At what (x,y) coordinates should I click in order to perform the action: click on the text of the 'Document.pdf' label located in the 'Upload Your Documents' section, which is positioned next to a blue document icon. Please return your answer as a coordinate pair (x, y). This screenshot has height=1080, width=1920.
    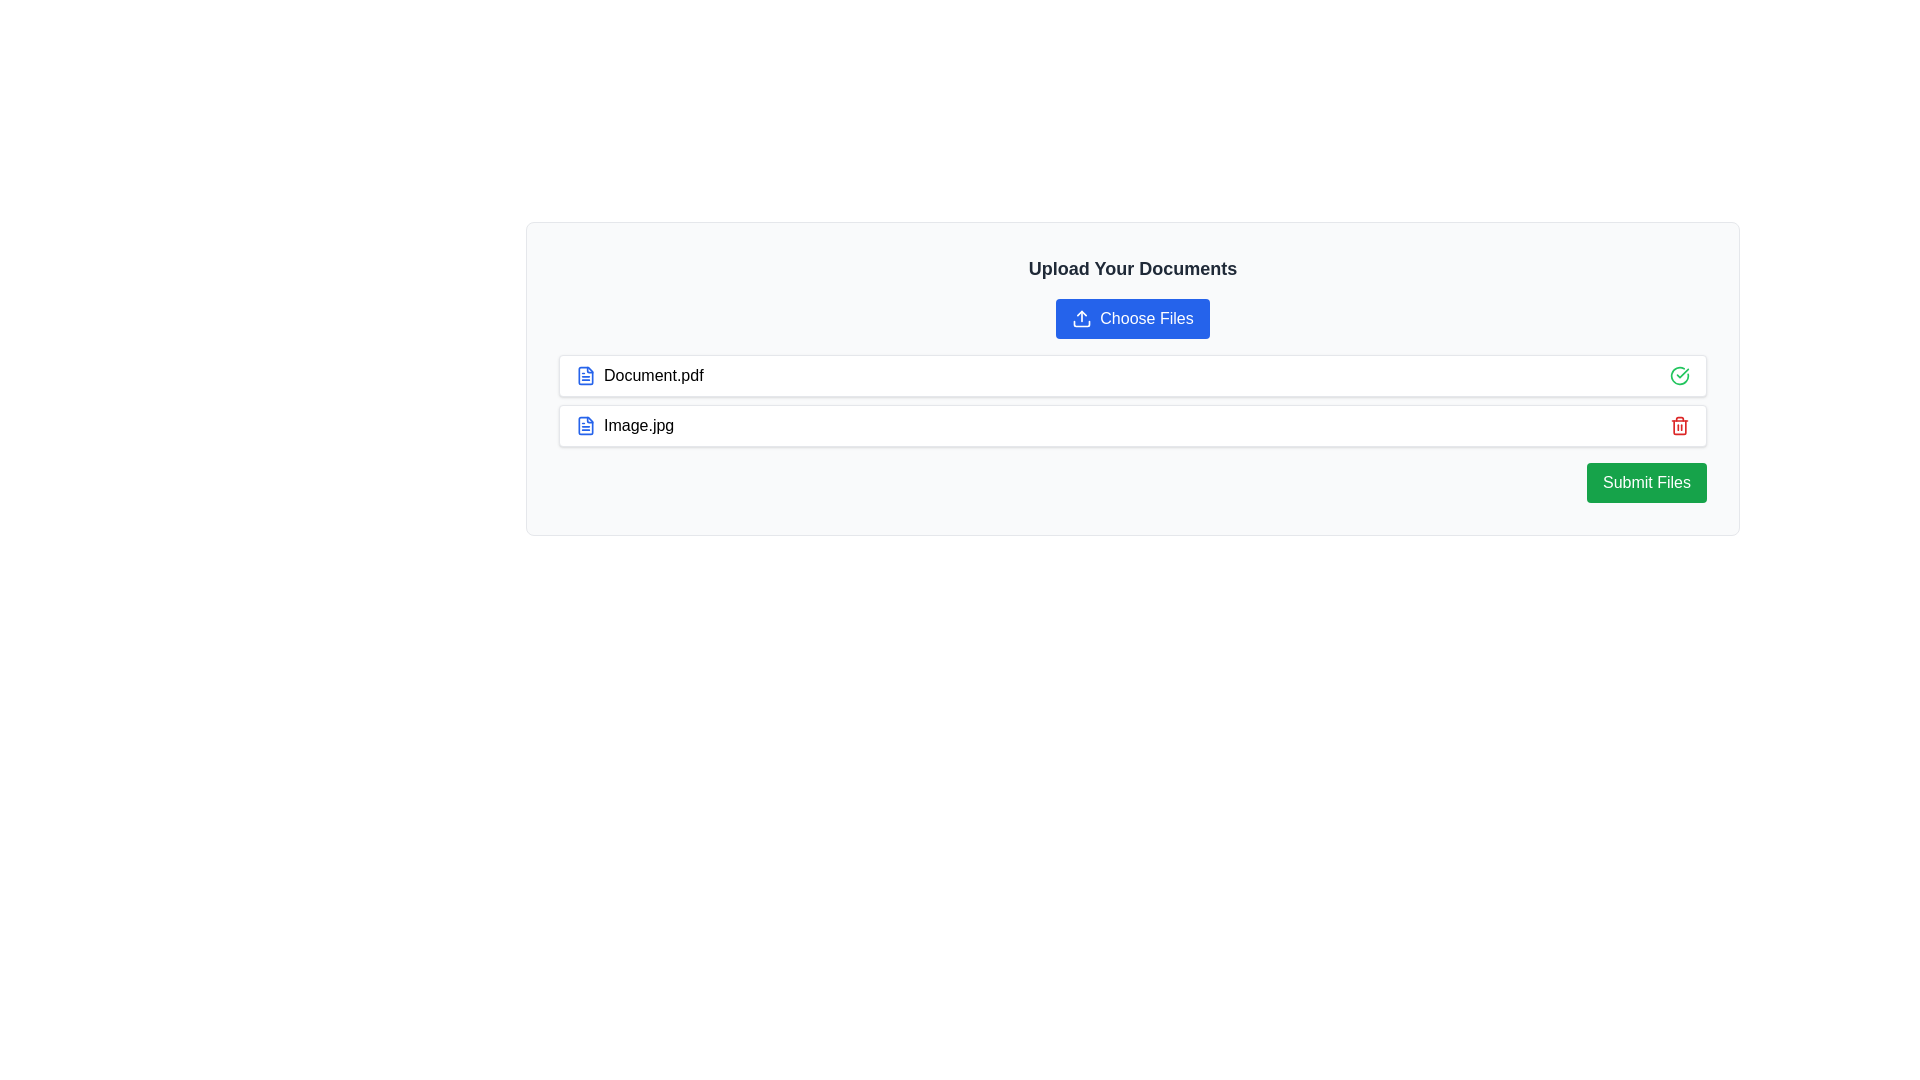
    Looking at the image, I should click on (653, 375).